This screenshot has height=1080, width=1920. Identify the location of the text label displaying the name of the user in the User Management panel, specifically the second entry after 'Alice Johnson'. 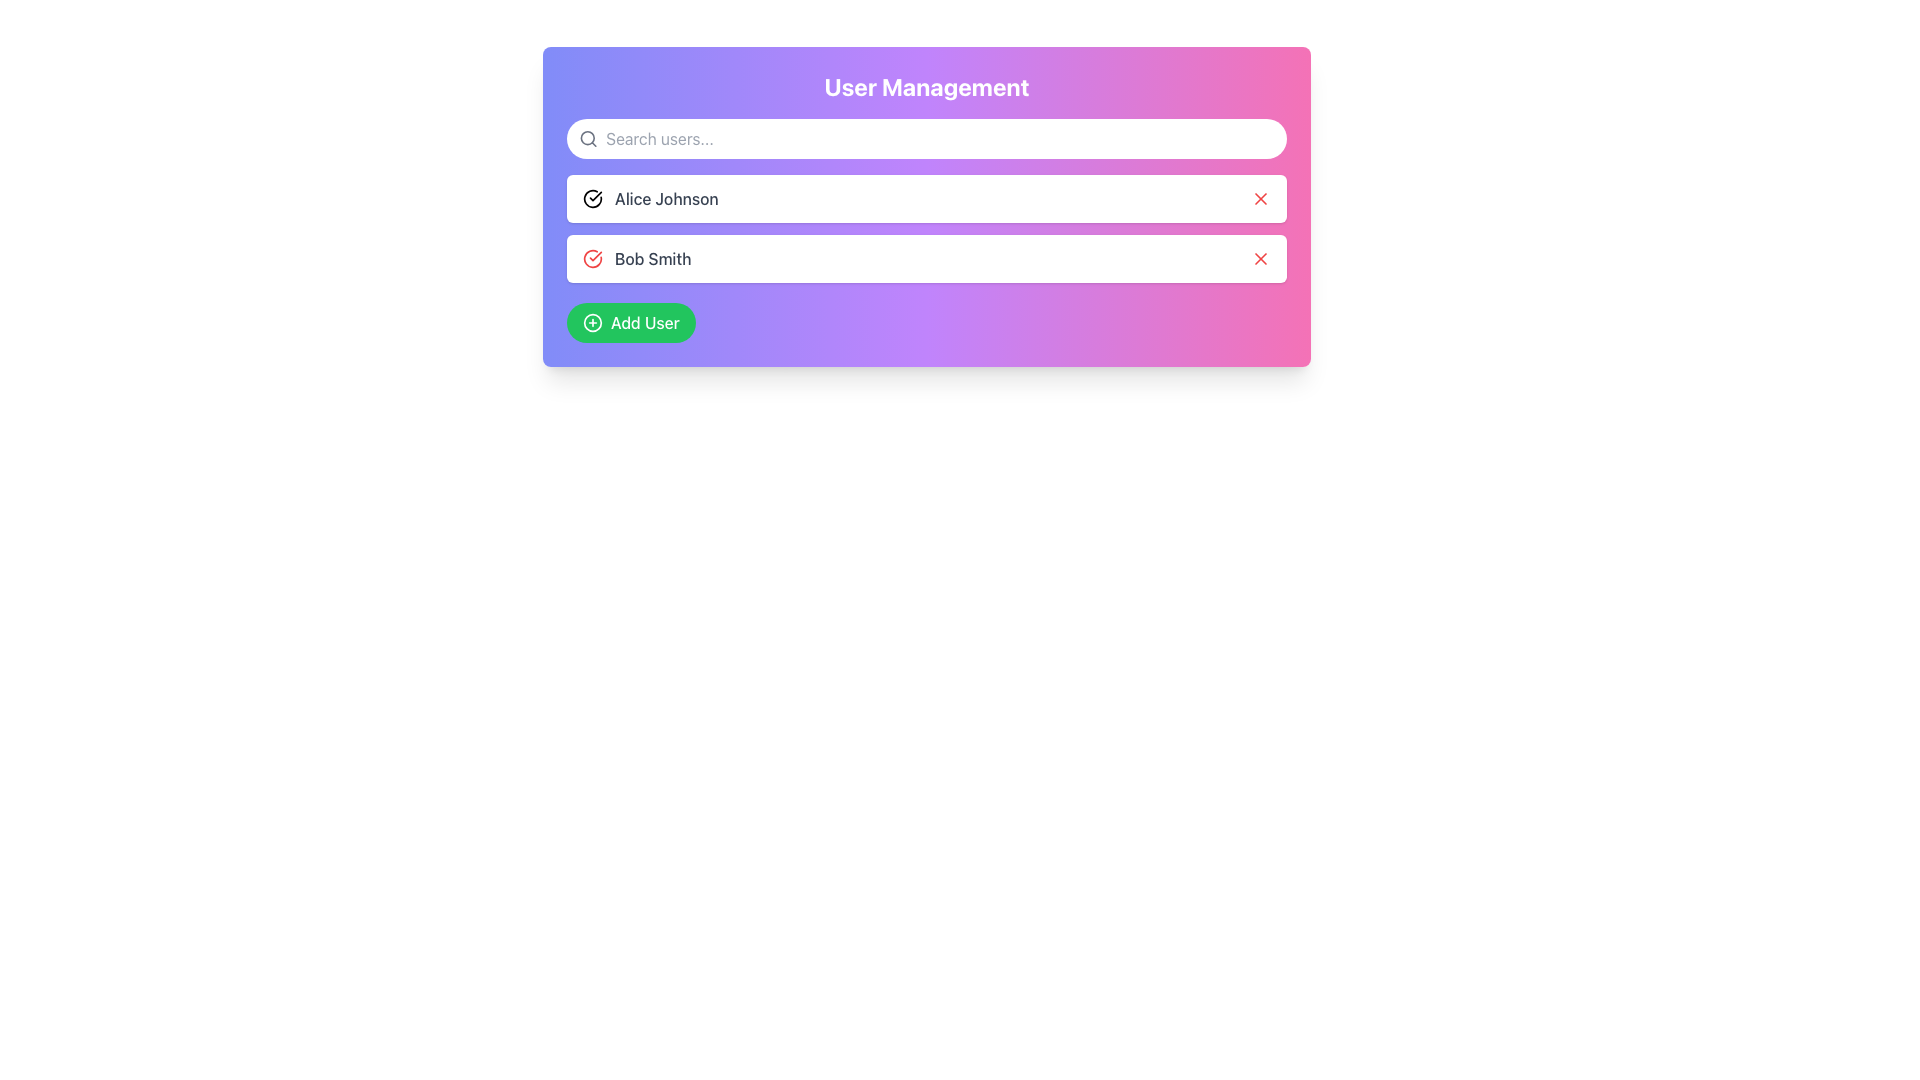
(653, 257).